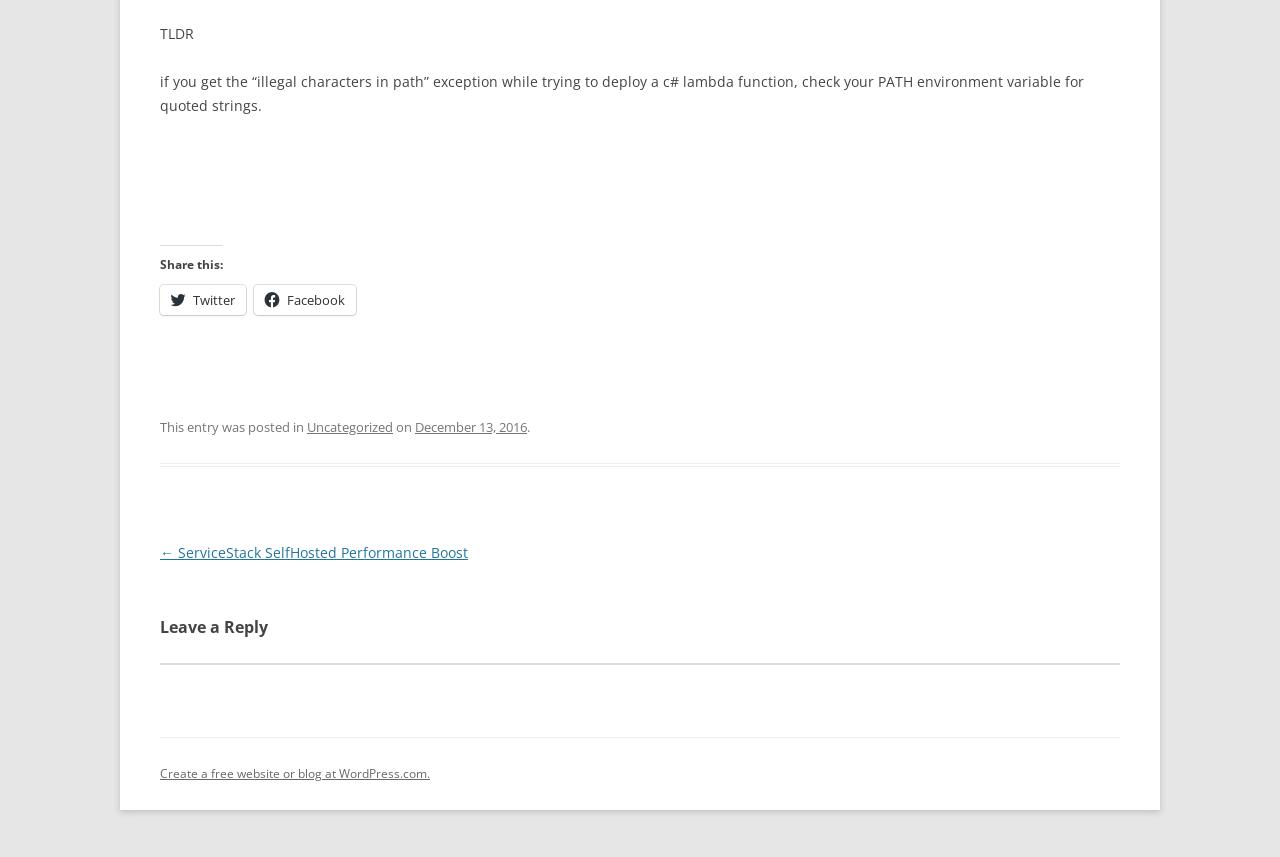 This screenshot has width=1280, height=857. Describe the element at coordinates (214, 298) in the screenshot. I see `'Twitter'` at that location.